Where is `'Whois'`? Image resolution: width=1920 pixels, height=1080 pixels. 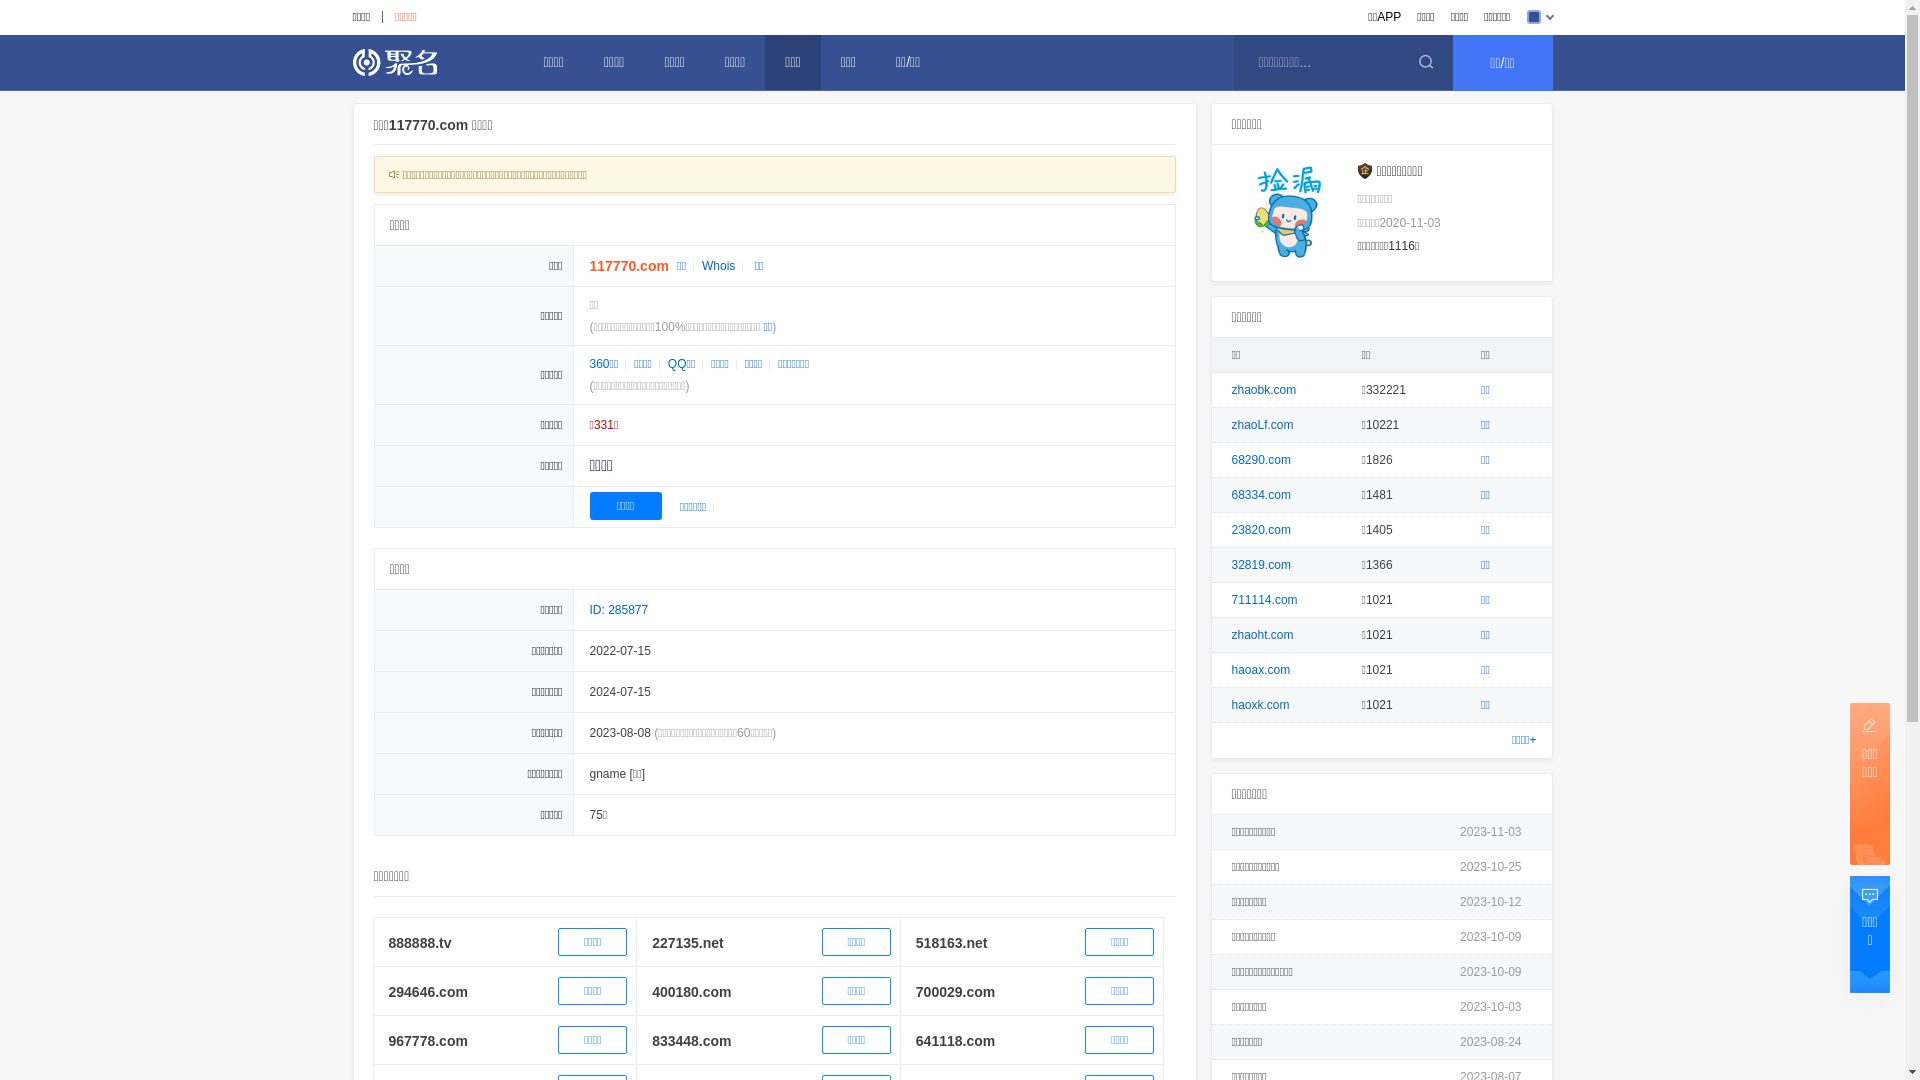
'Whois' is located at coordinates (718, 265).